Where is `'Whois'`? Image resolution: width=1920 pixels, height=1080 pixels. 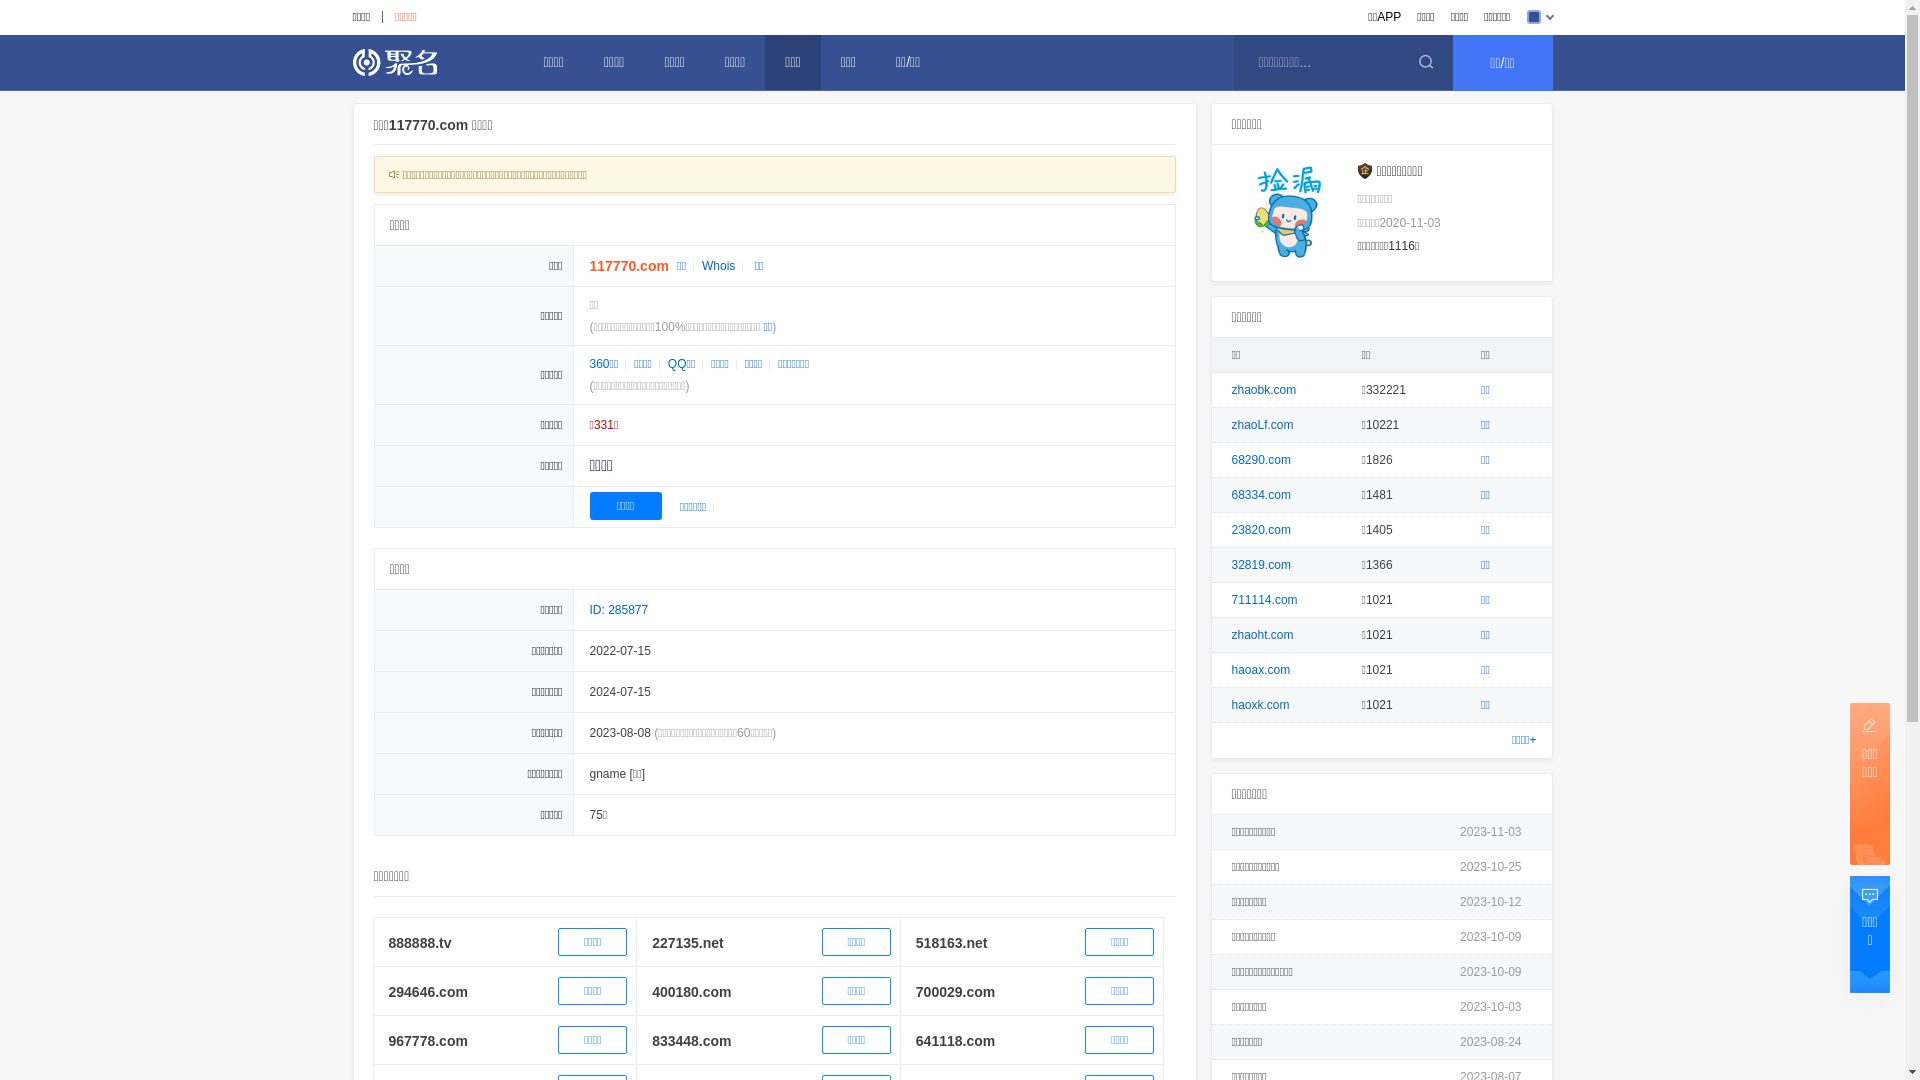
'Whois' is located at coordinates (718, 265).